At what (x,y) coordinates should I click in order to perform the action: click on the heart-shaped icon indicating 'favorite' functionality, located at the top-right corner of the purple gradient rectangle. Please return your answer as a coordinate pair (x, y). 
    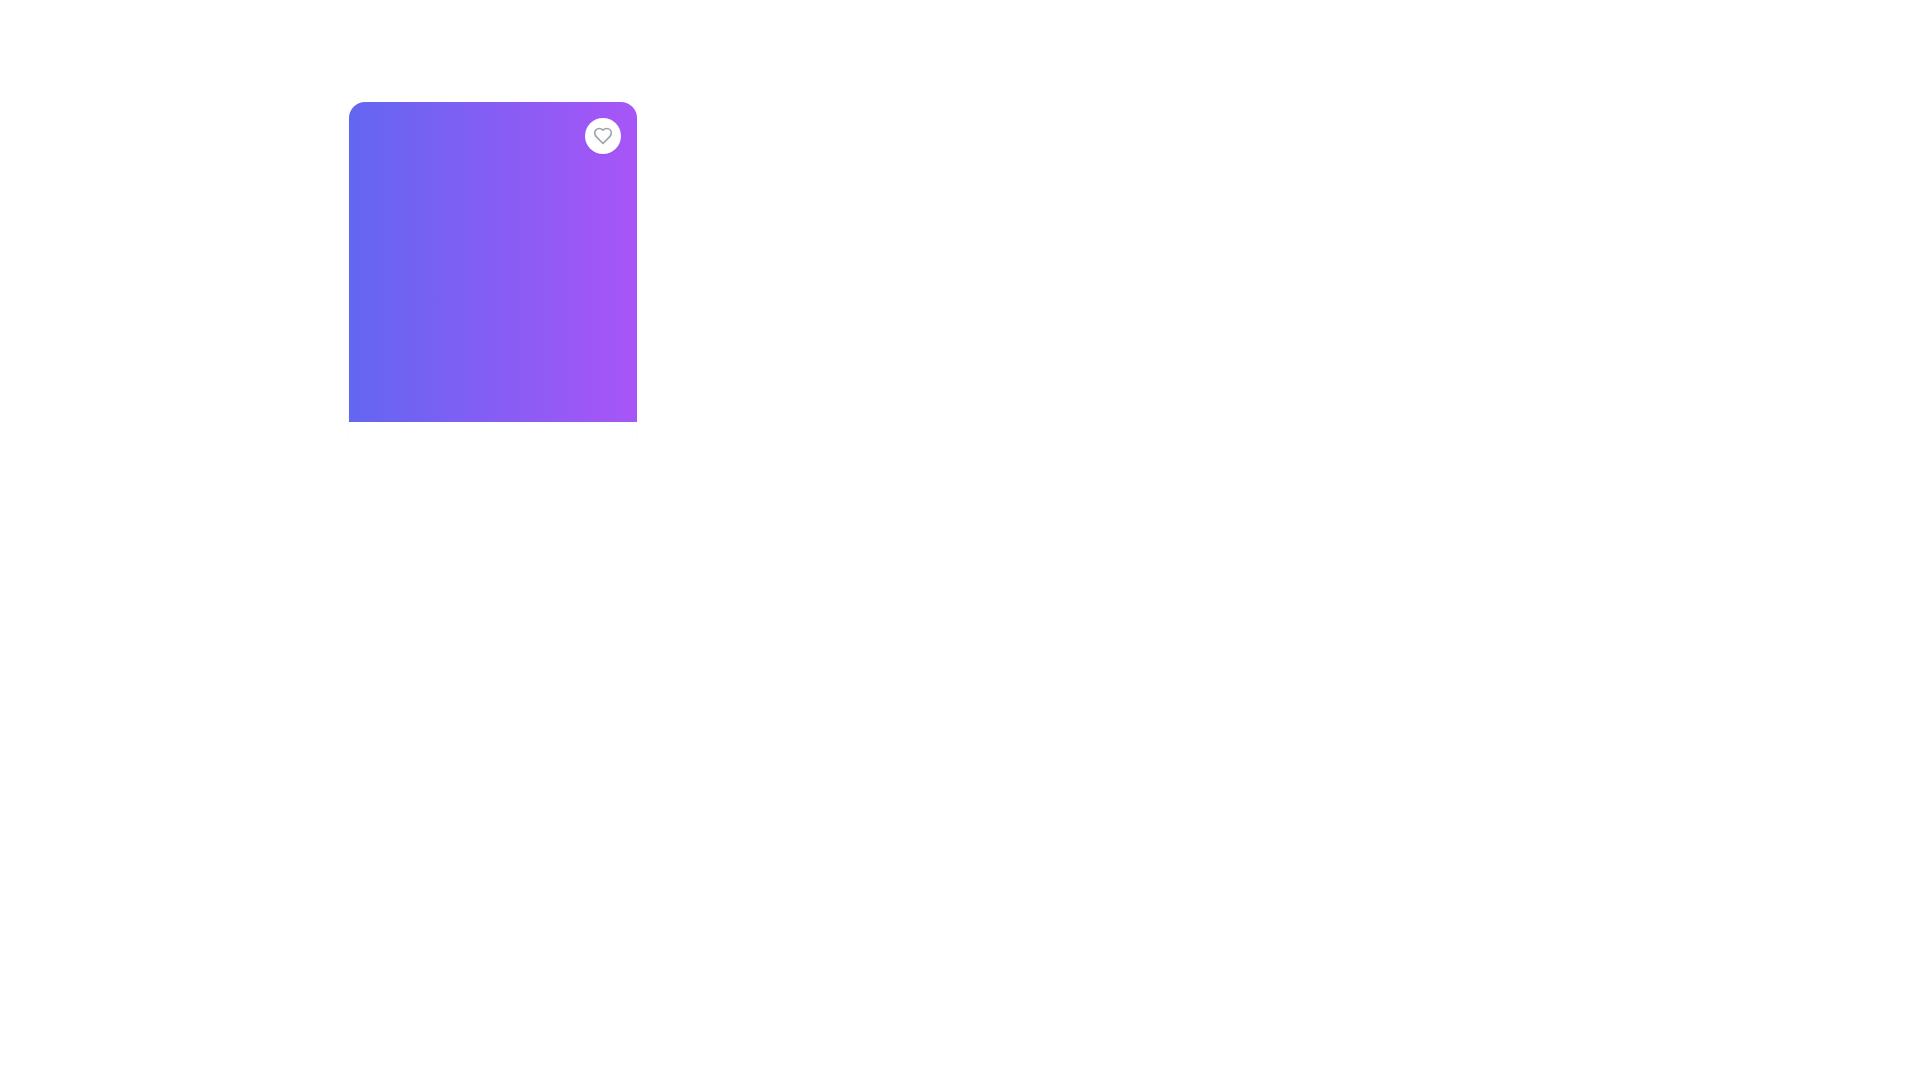
    Looking at the image, I should click on (602, 135).